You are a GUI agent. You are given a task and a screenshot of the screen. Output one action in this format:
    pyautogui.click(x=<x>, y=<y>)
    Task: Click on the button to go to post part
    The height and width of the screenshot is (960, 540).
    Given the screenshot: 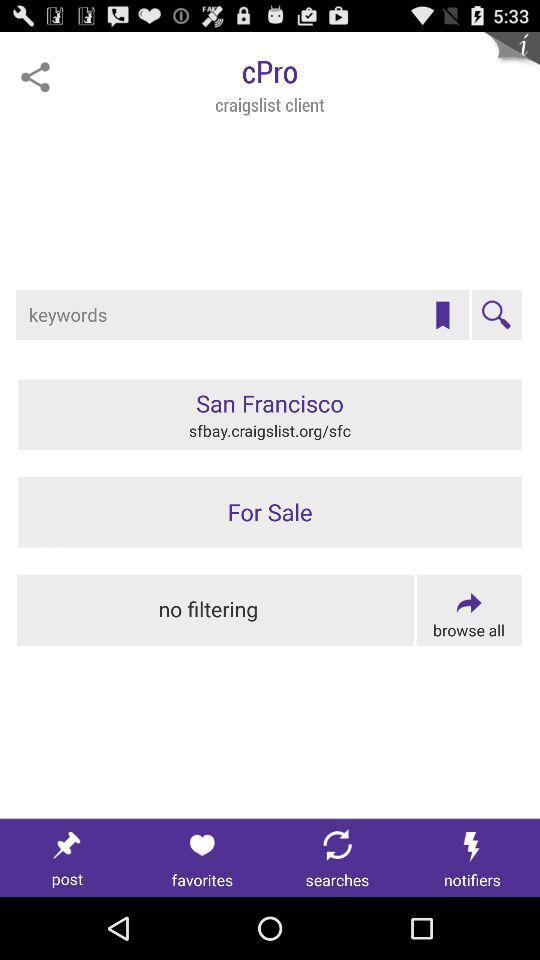 What is the action you would take?
    pyautogui.click(x=67, y=857)
    